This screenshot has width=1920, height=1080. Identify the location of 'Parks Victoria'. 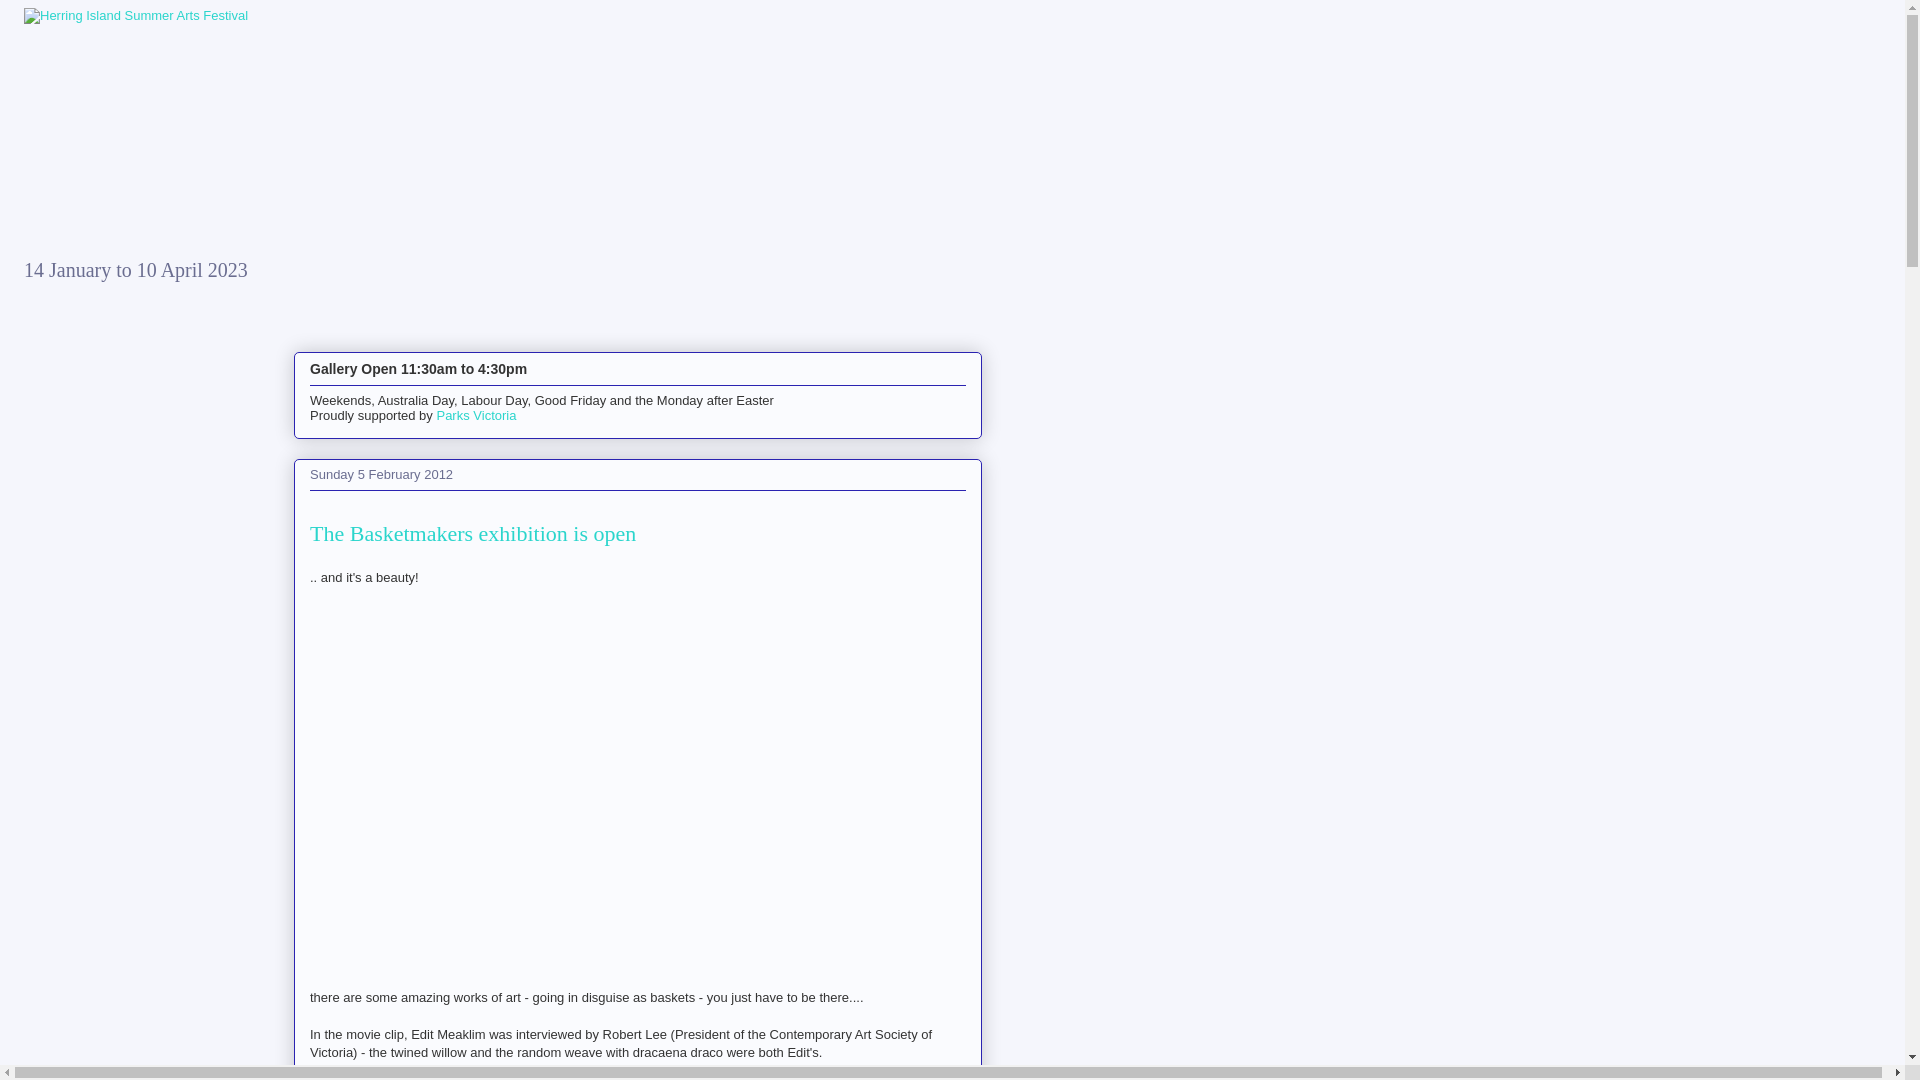
(474, 414).